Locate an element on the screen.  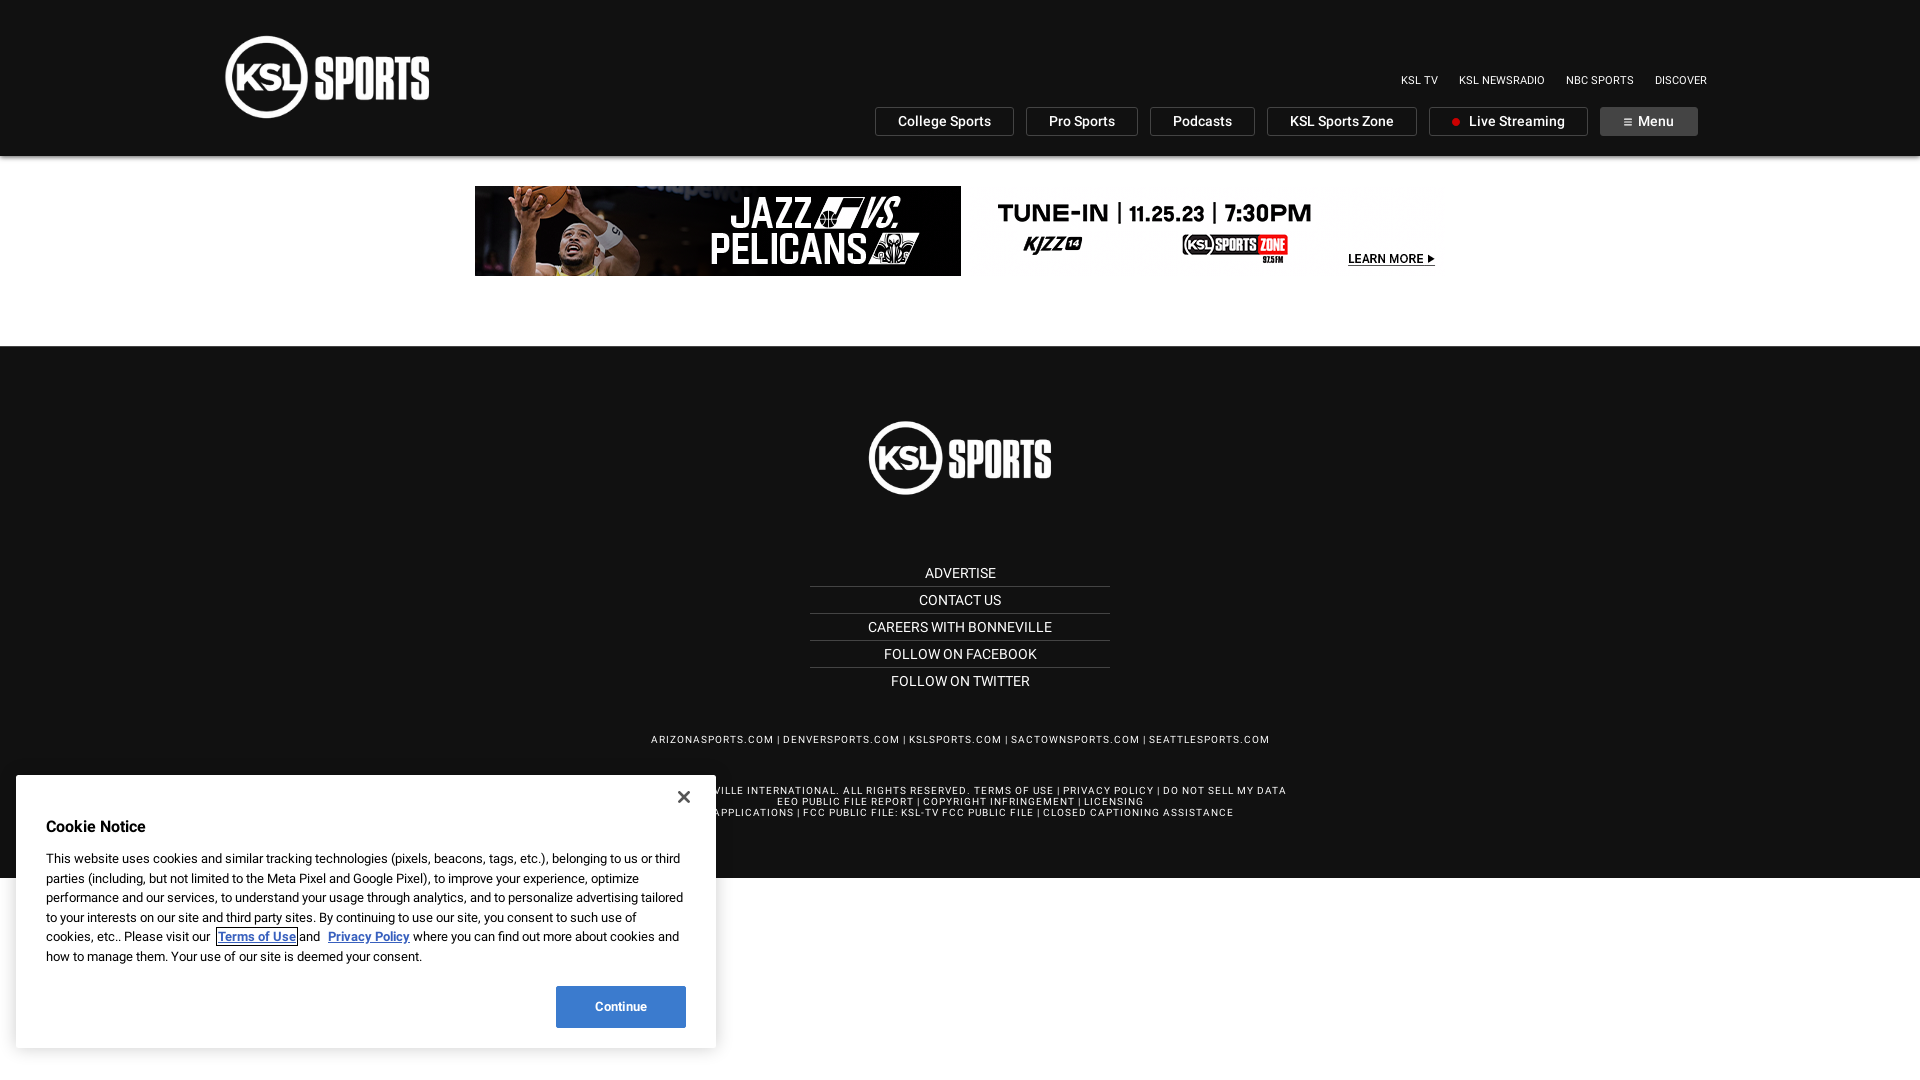
'KSL TV' is located at coordinates (1418, 79).